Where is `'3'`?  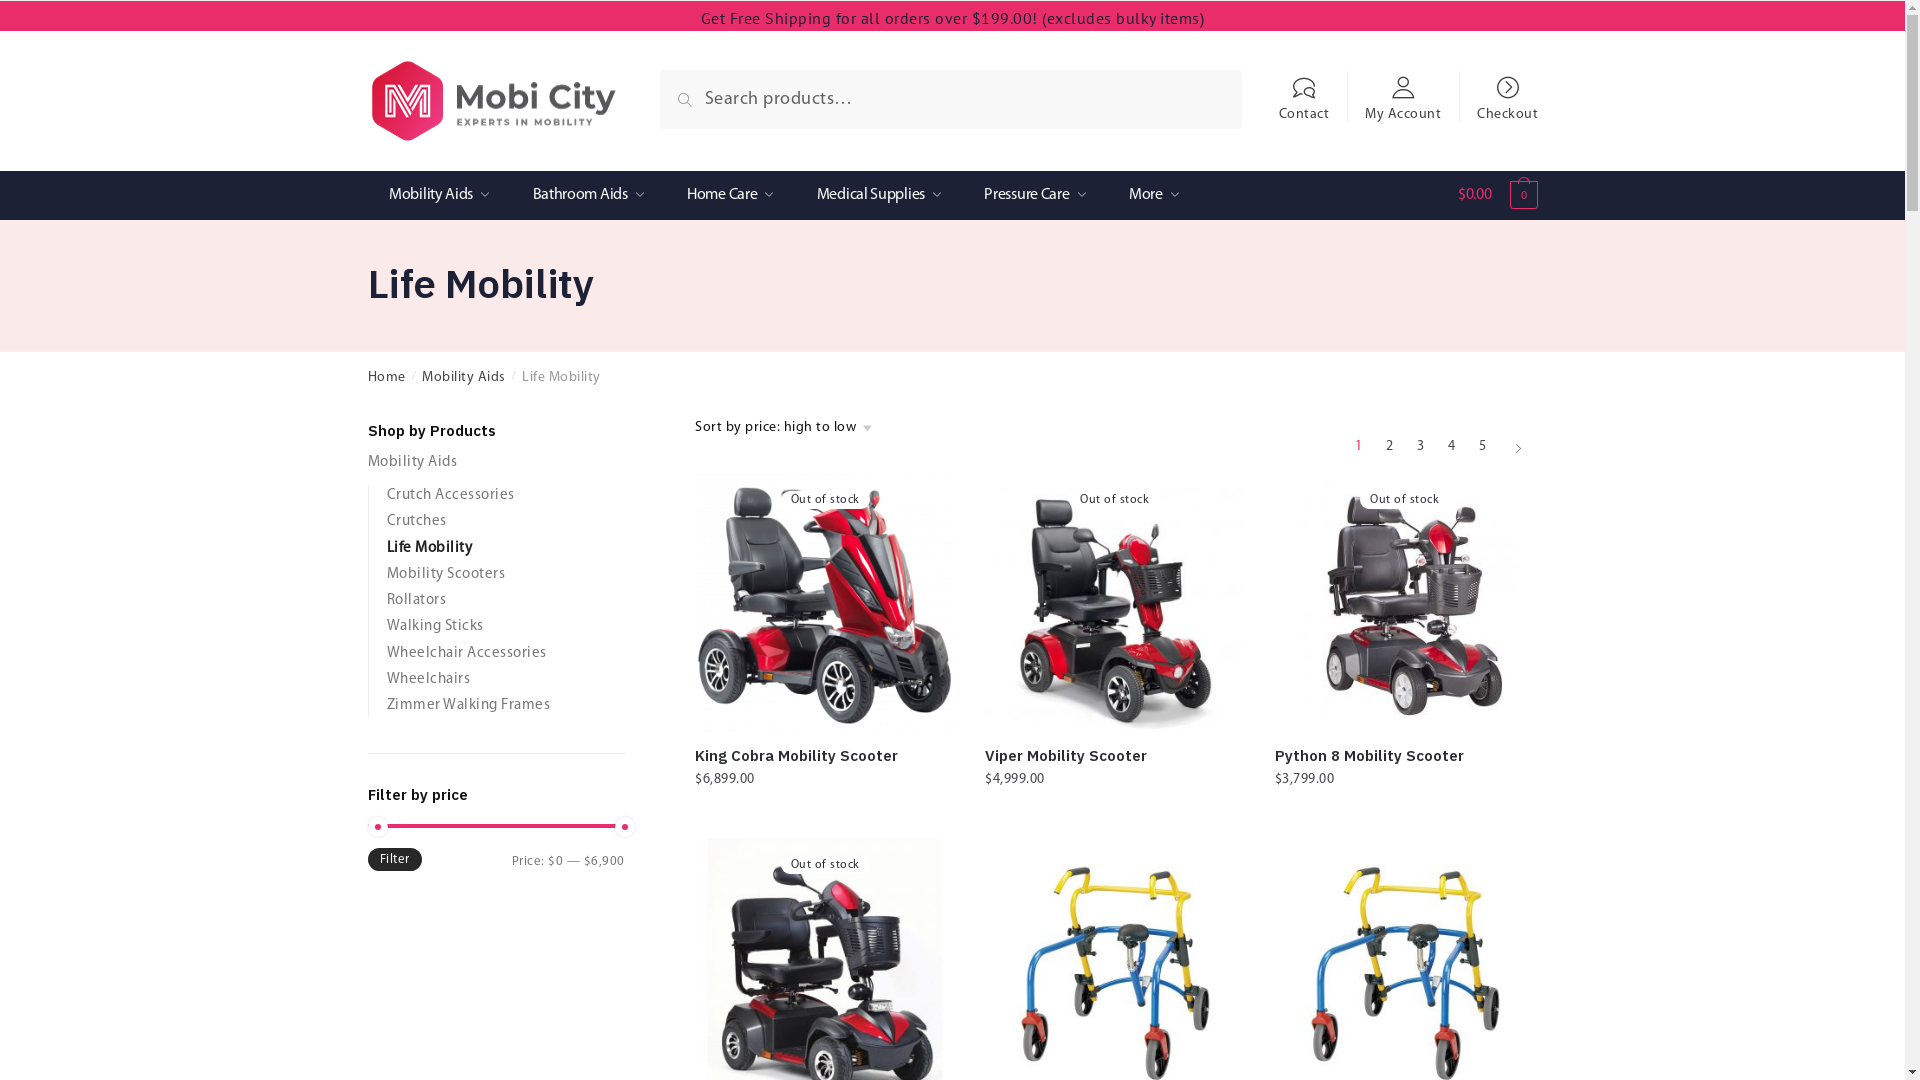
'3' is located at coordinates (1419, 446).